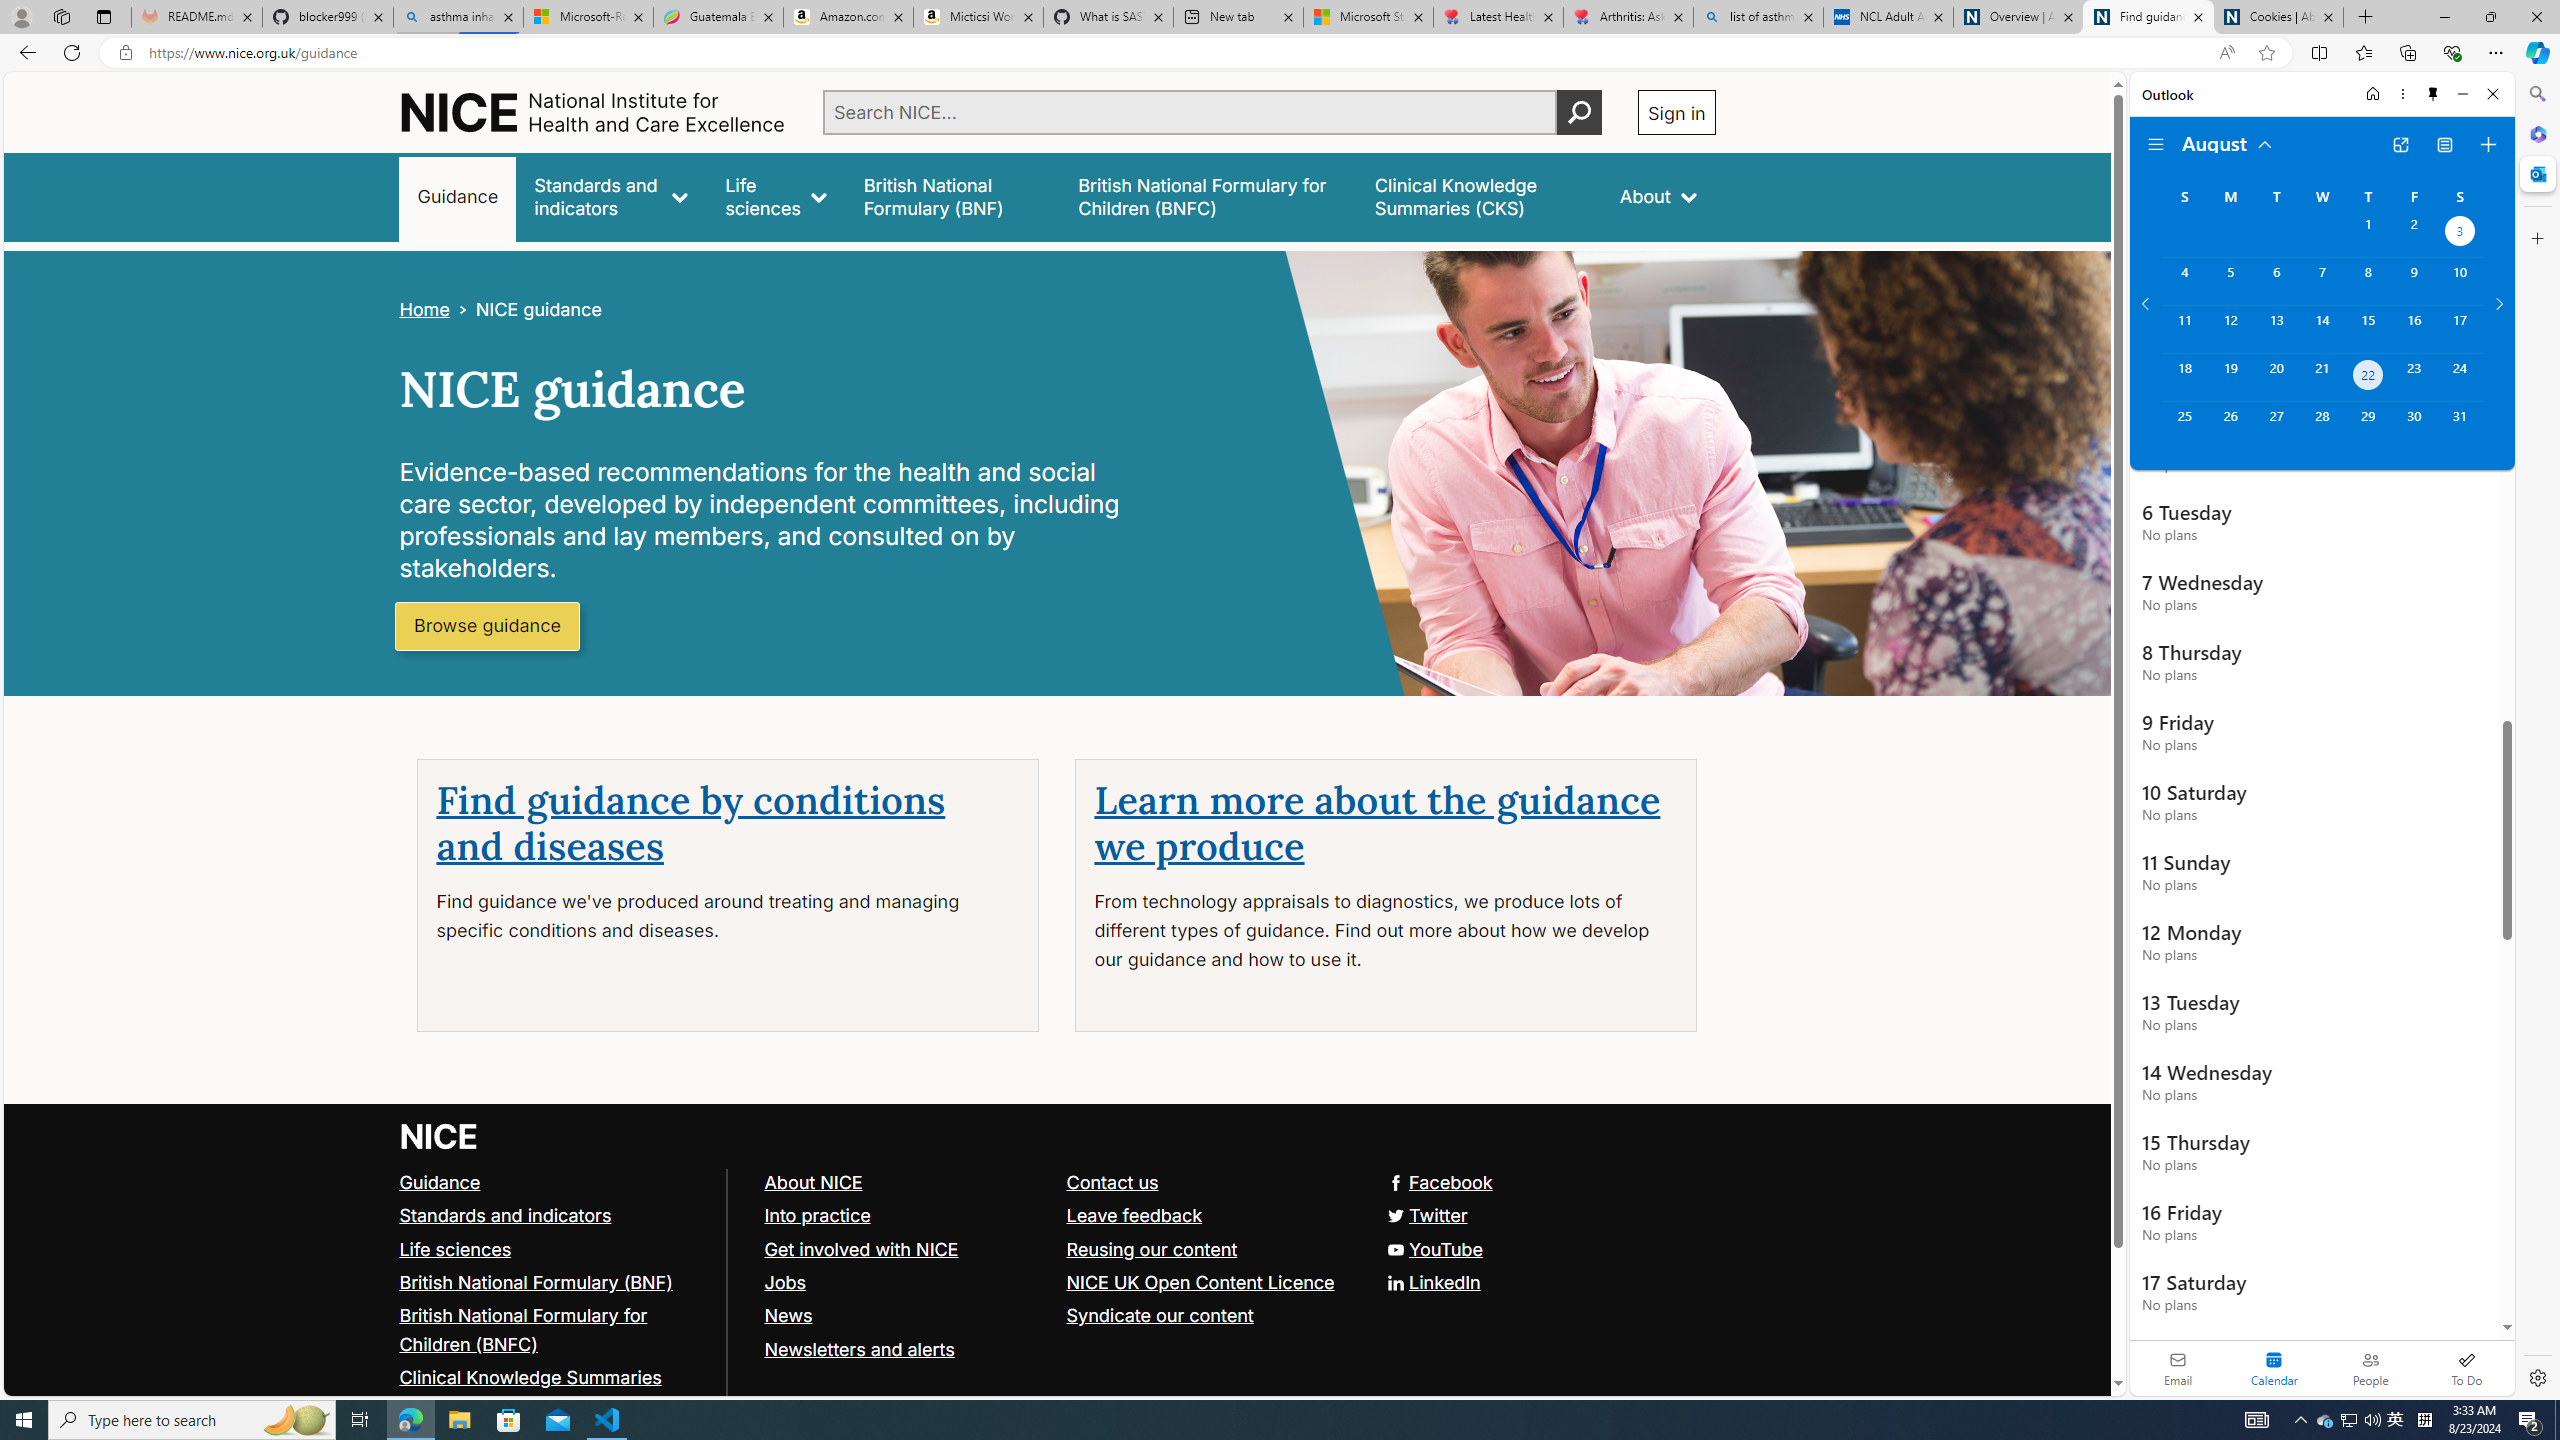 This screenshot has height=1440, width=2560. Describe the element at coordinates (1432, 1248) in the screenshot. I see `'YouTube'` at that location.